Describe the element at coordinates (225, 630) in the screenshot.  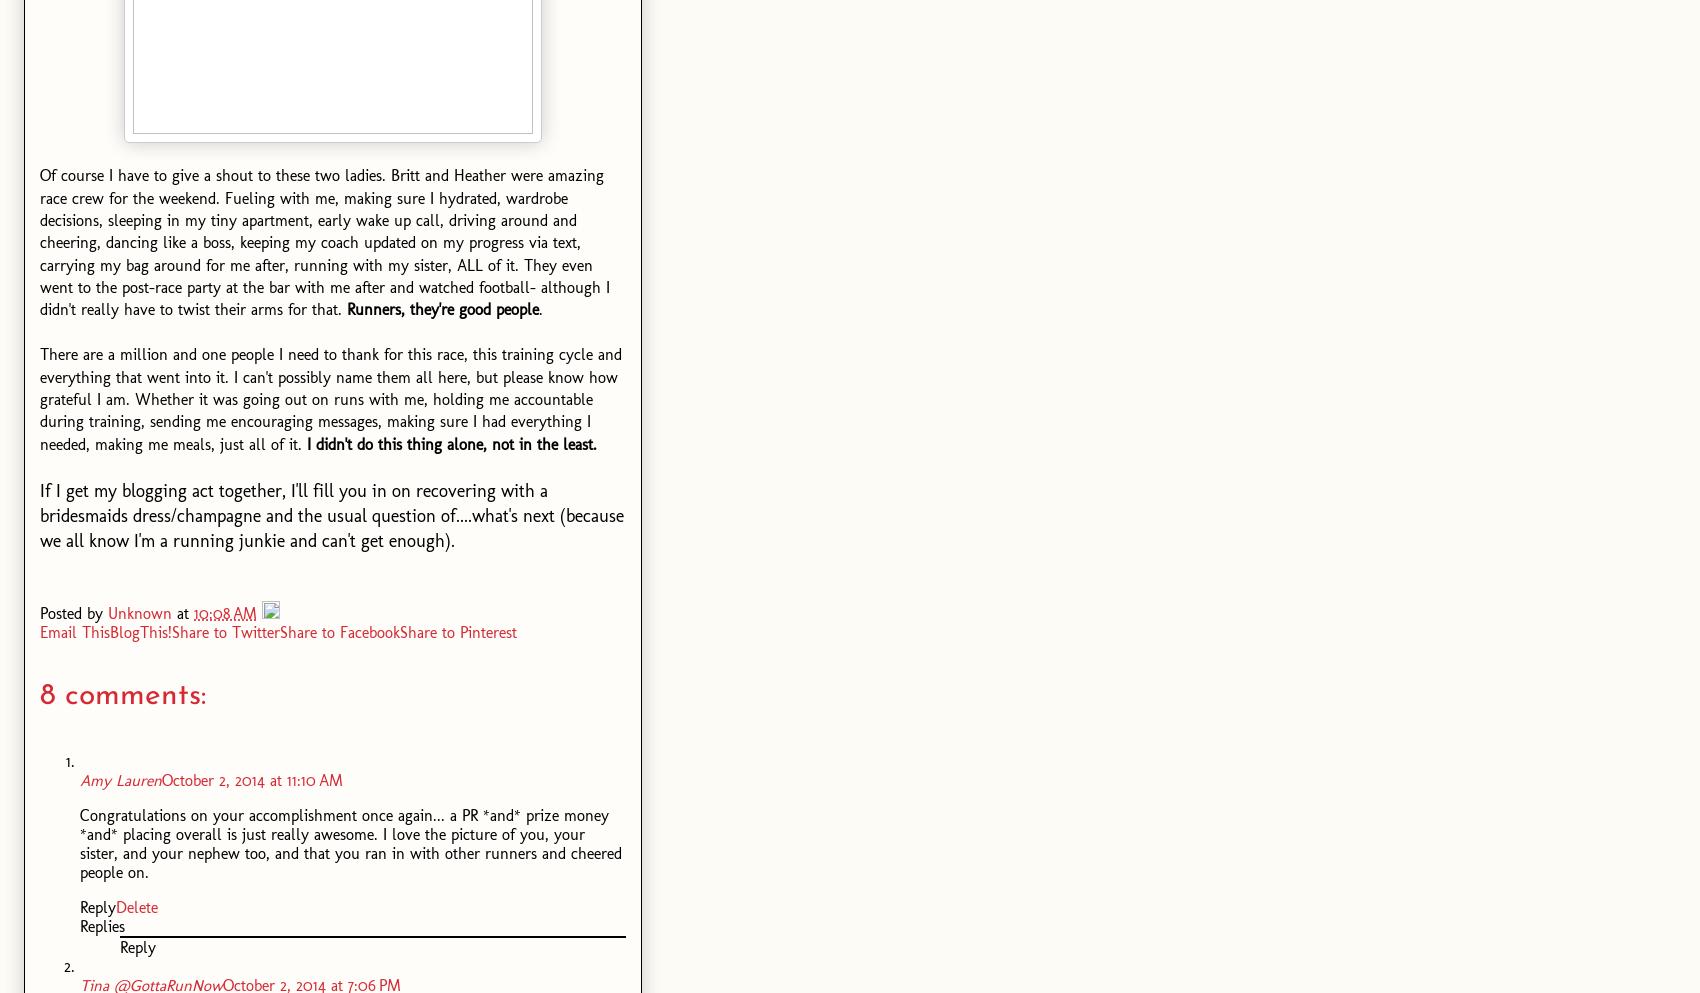
I see `'Share to Twitter'` at that location.